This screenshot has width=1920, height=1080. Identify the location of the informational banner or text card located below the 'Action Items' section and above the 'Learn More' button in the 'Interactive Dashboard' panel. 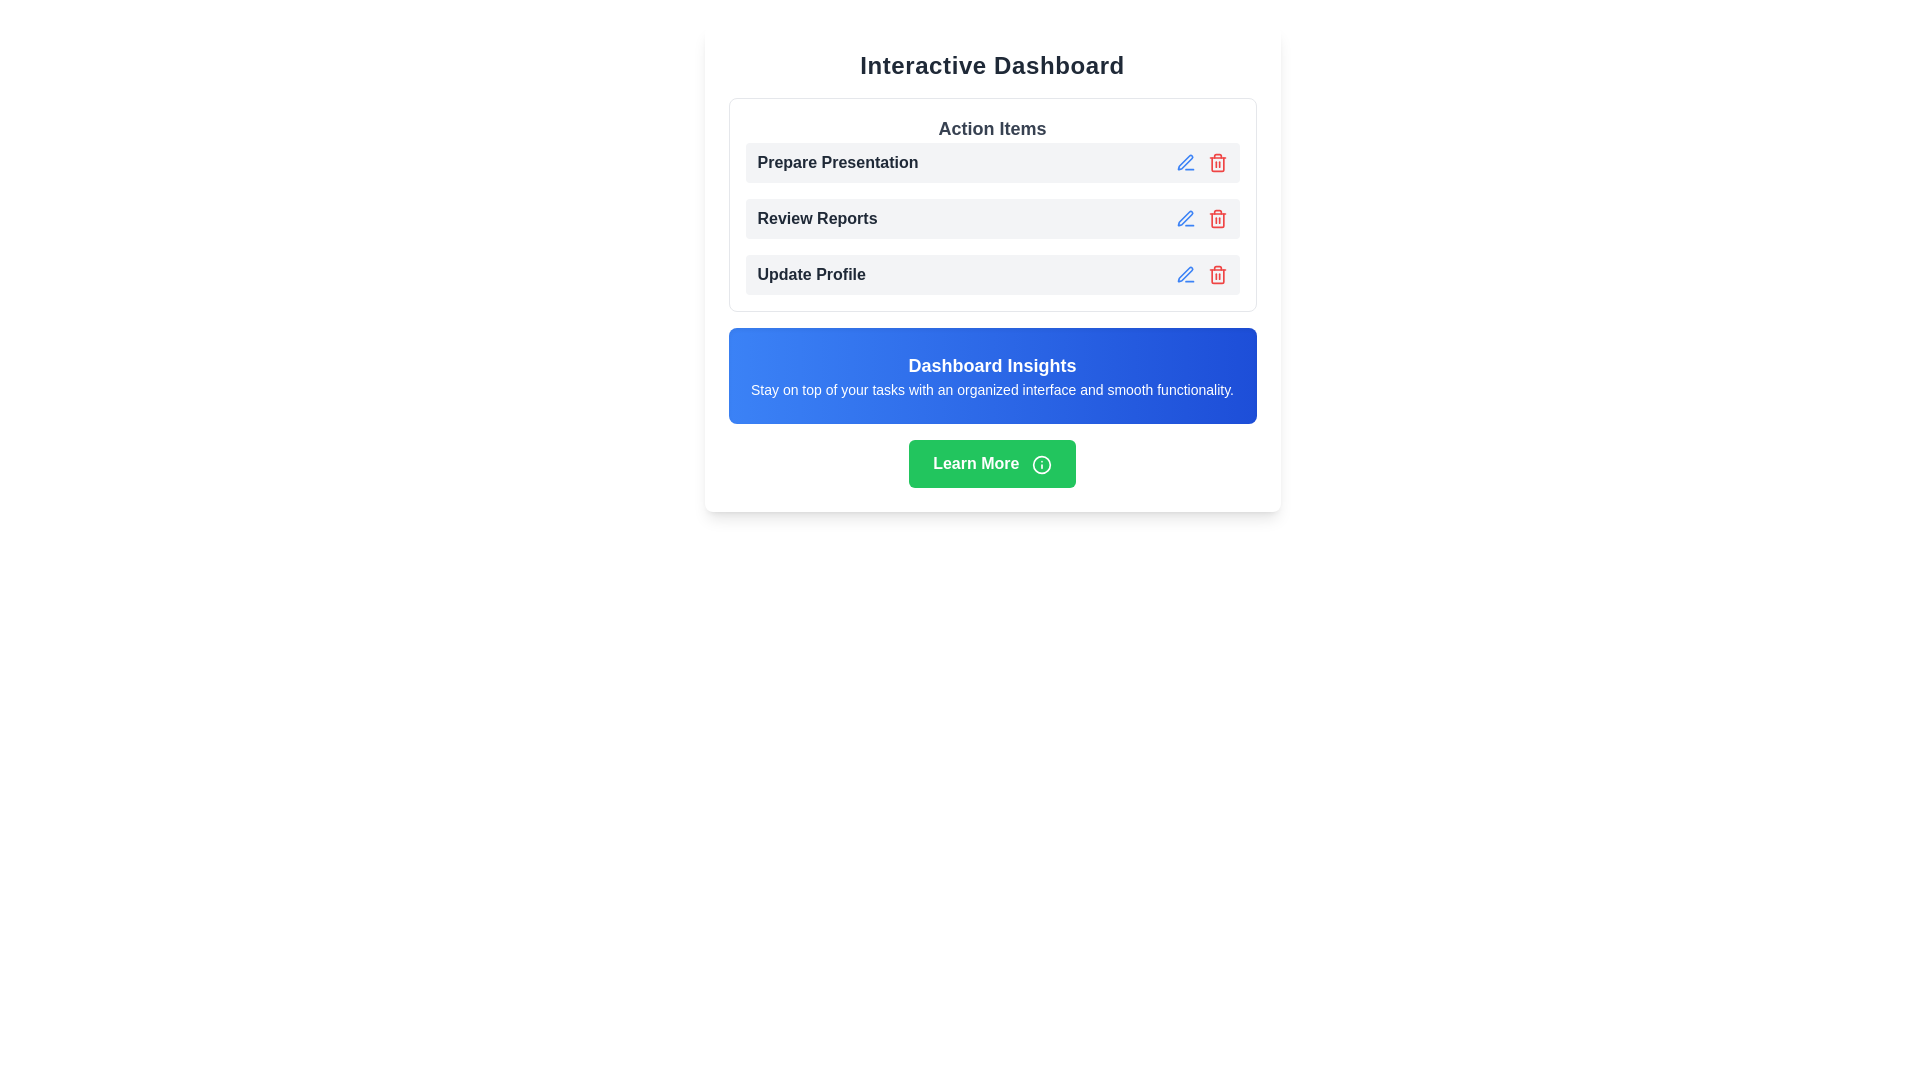
(992, 375).